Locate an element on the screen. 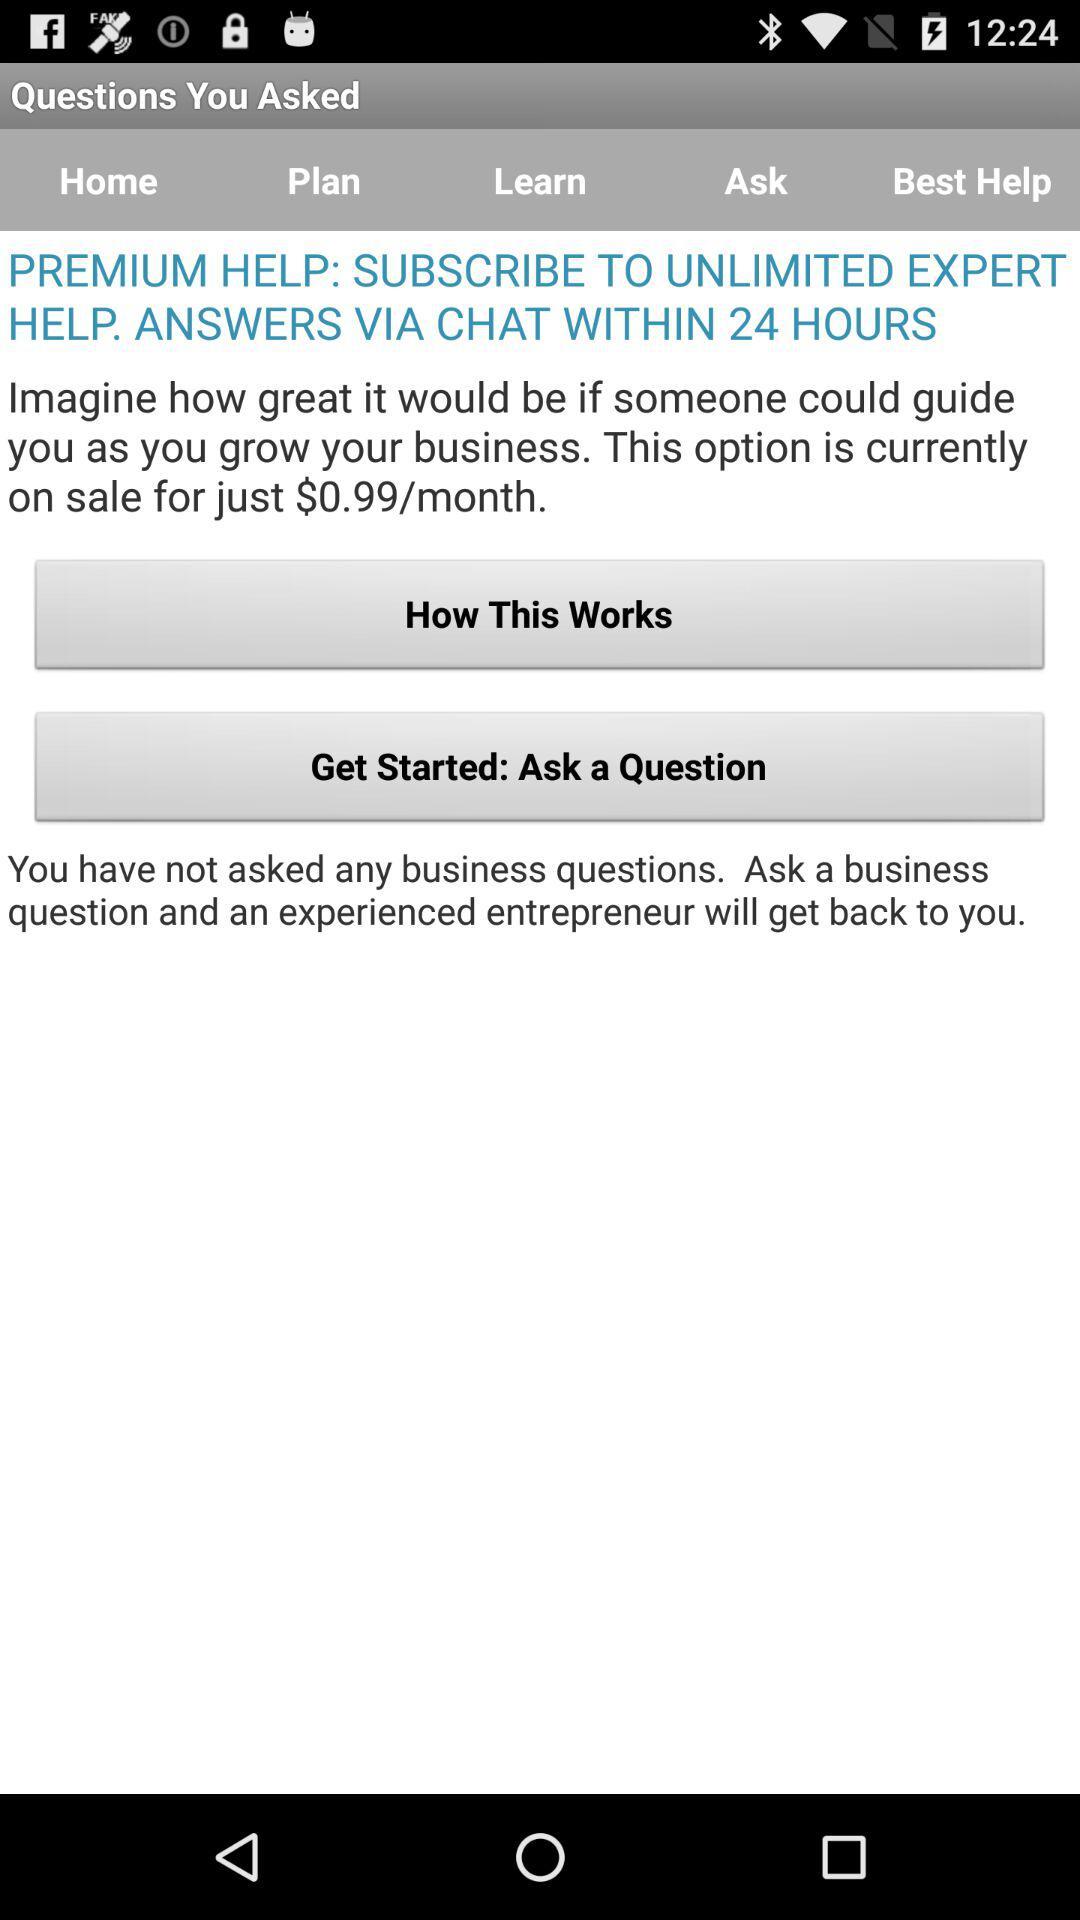  the item below questions you asked is located at coordinates (323, 180).